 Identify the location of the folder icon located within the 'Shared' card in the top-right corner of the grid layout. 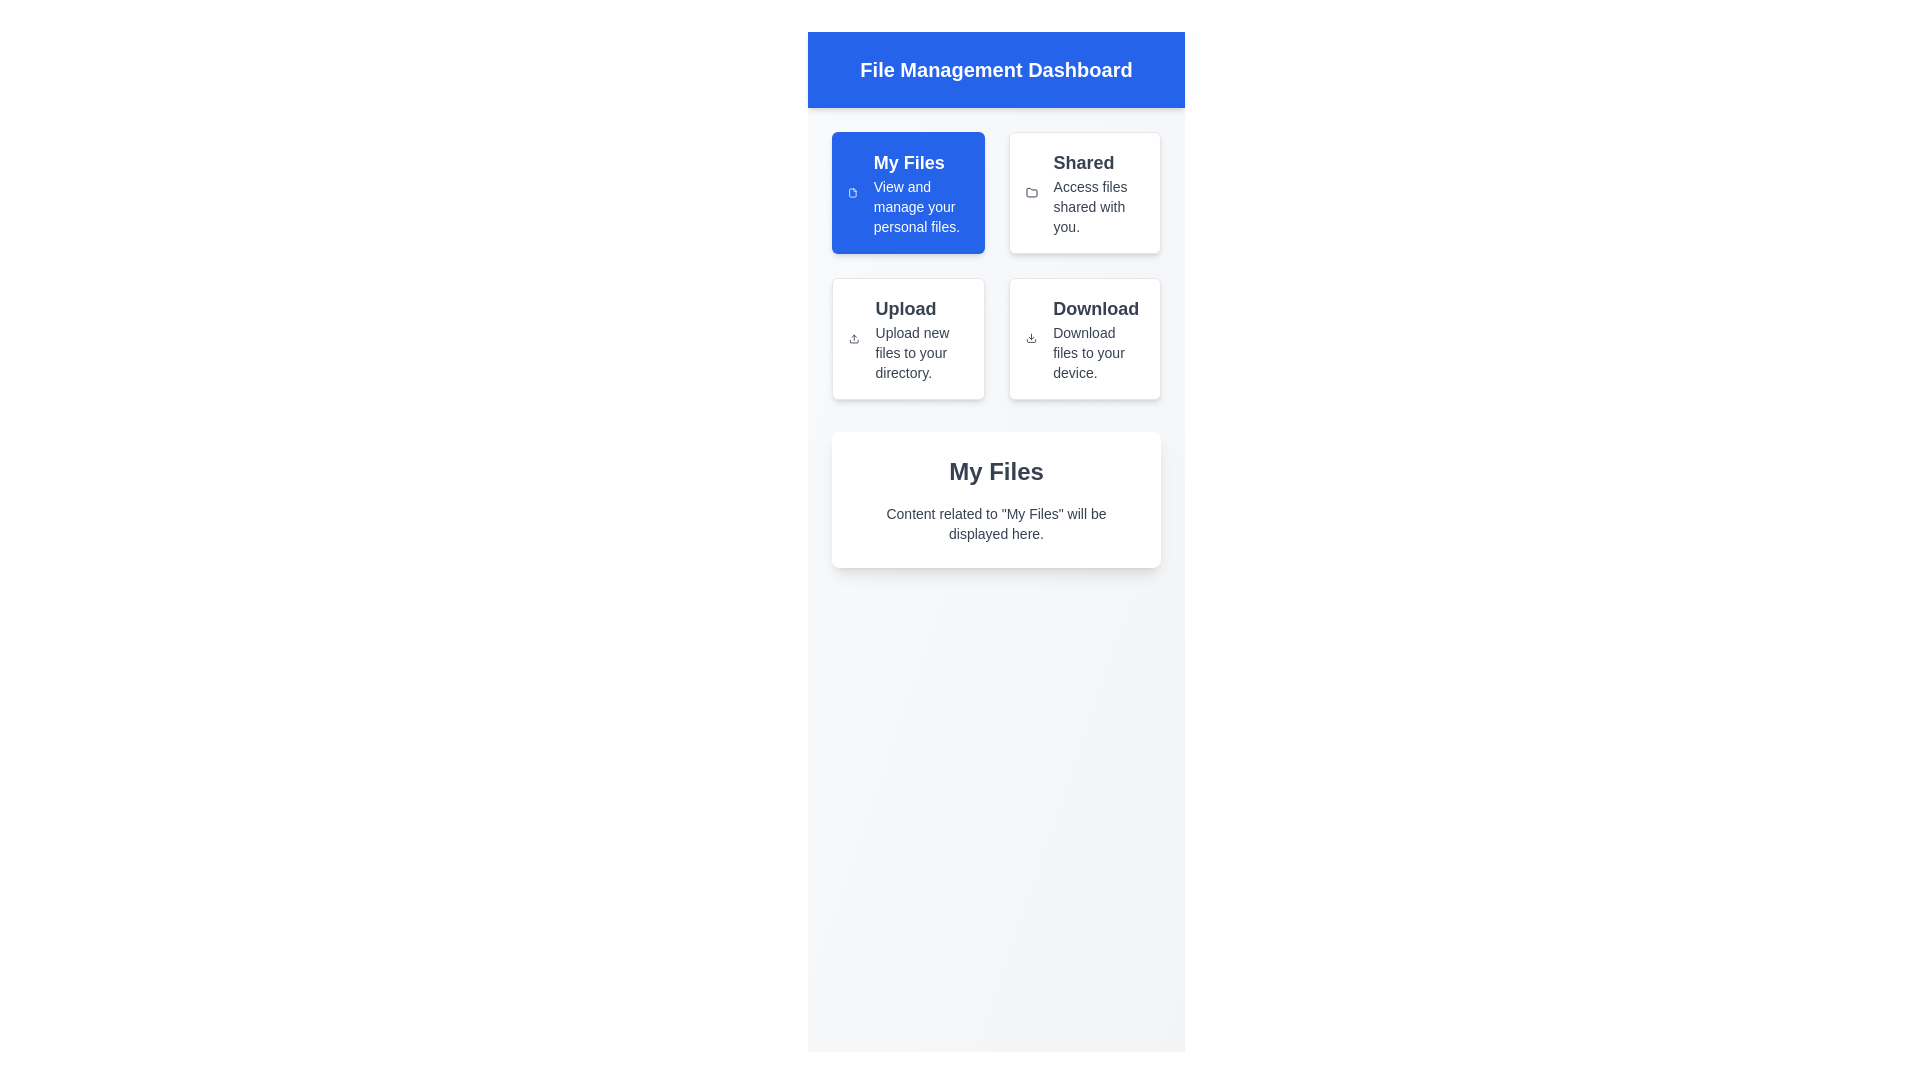
(1031, 192).